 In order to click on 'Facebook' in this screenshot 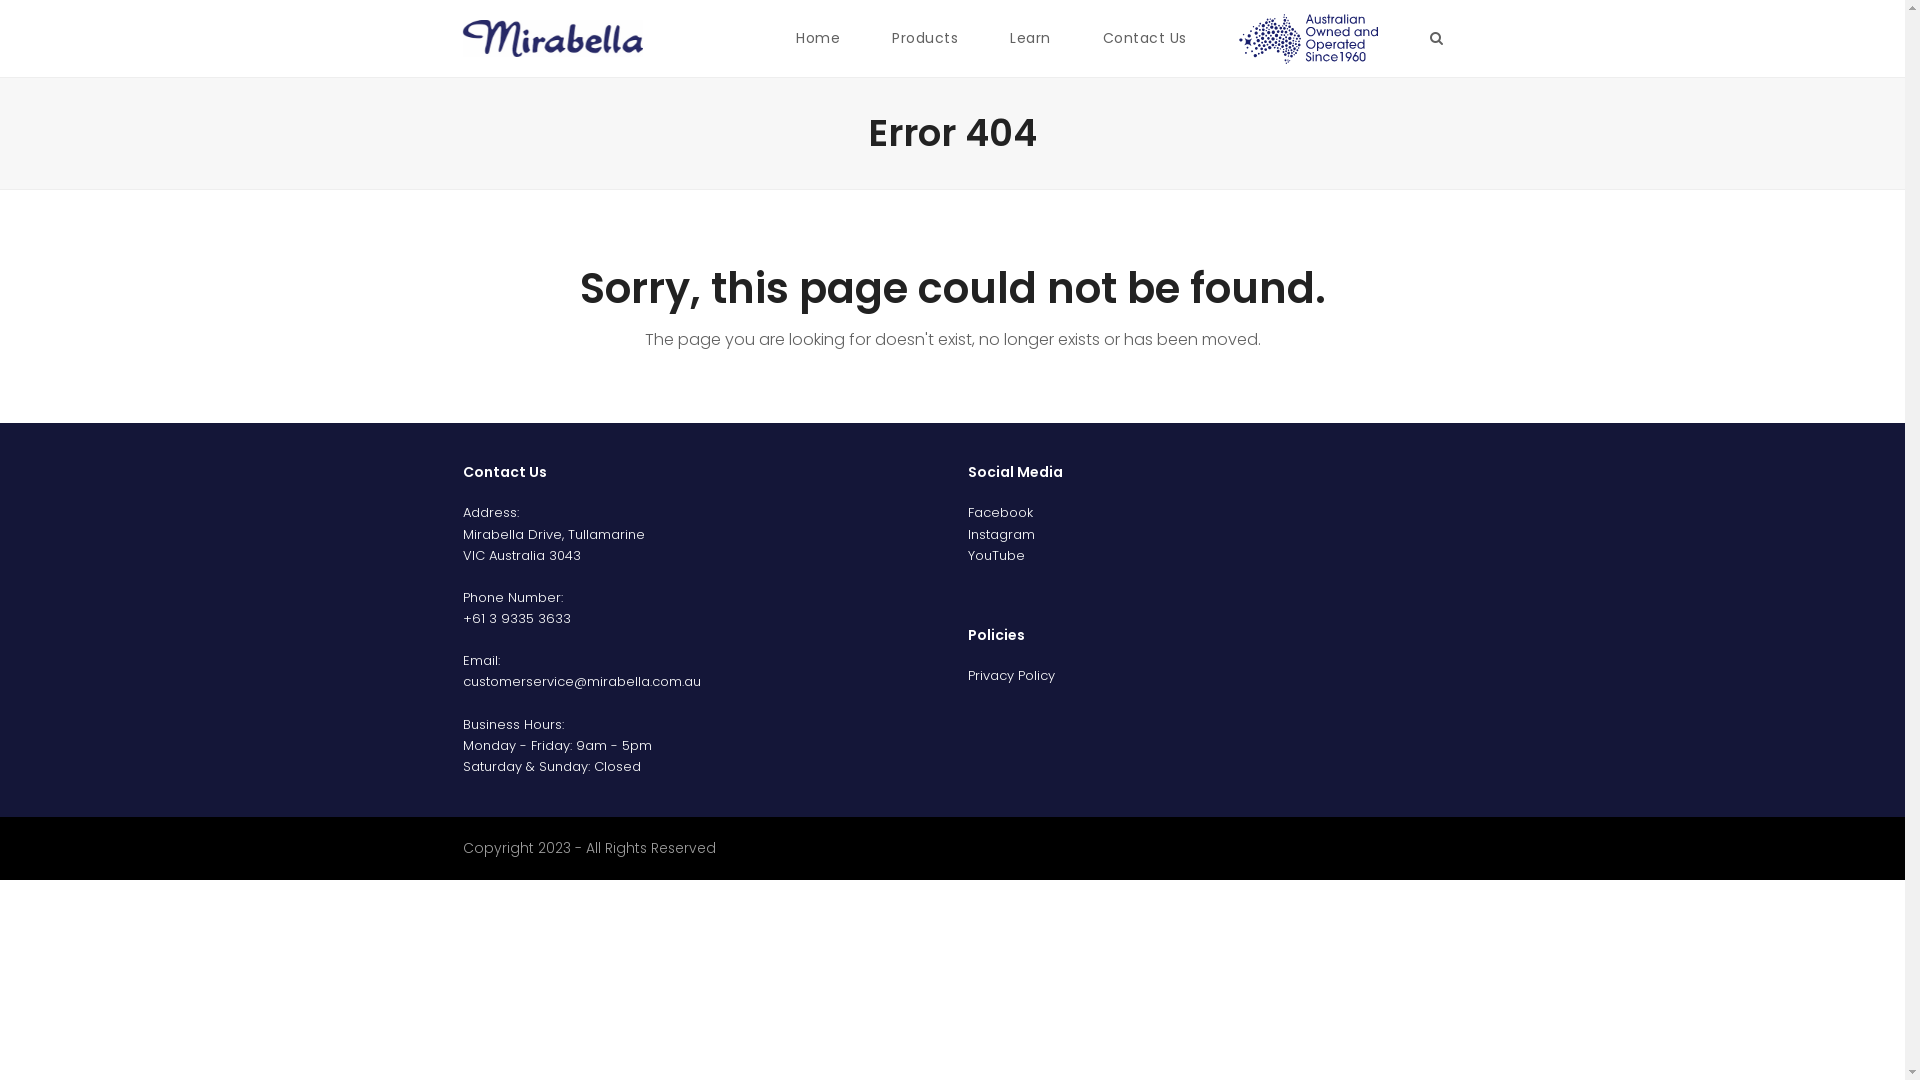, I will do `click(1000, 511)`.